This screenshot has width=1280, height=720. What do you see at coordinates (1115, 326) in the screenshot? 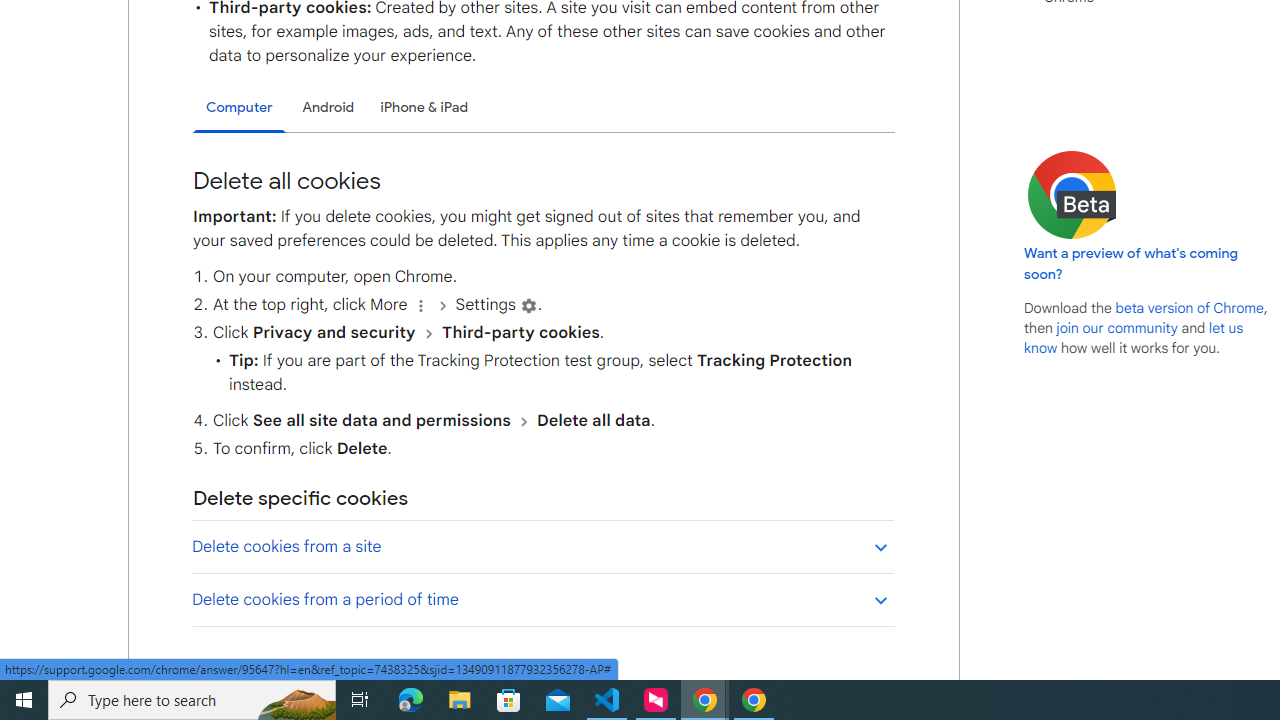
I see `'join our community'` at bounding box center [1115, 326].